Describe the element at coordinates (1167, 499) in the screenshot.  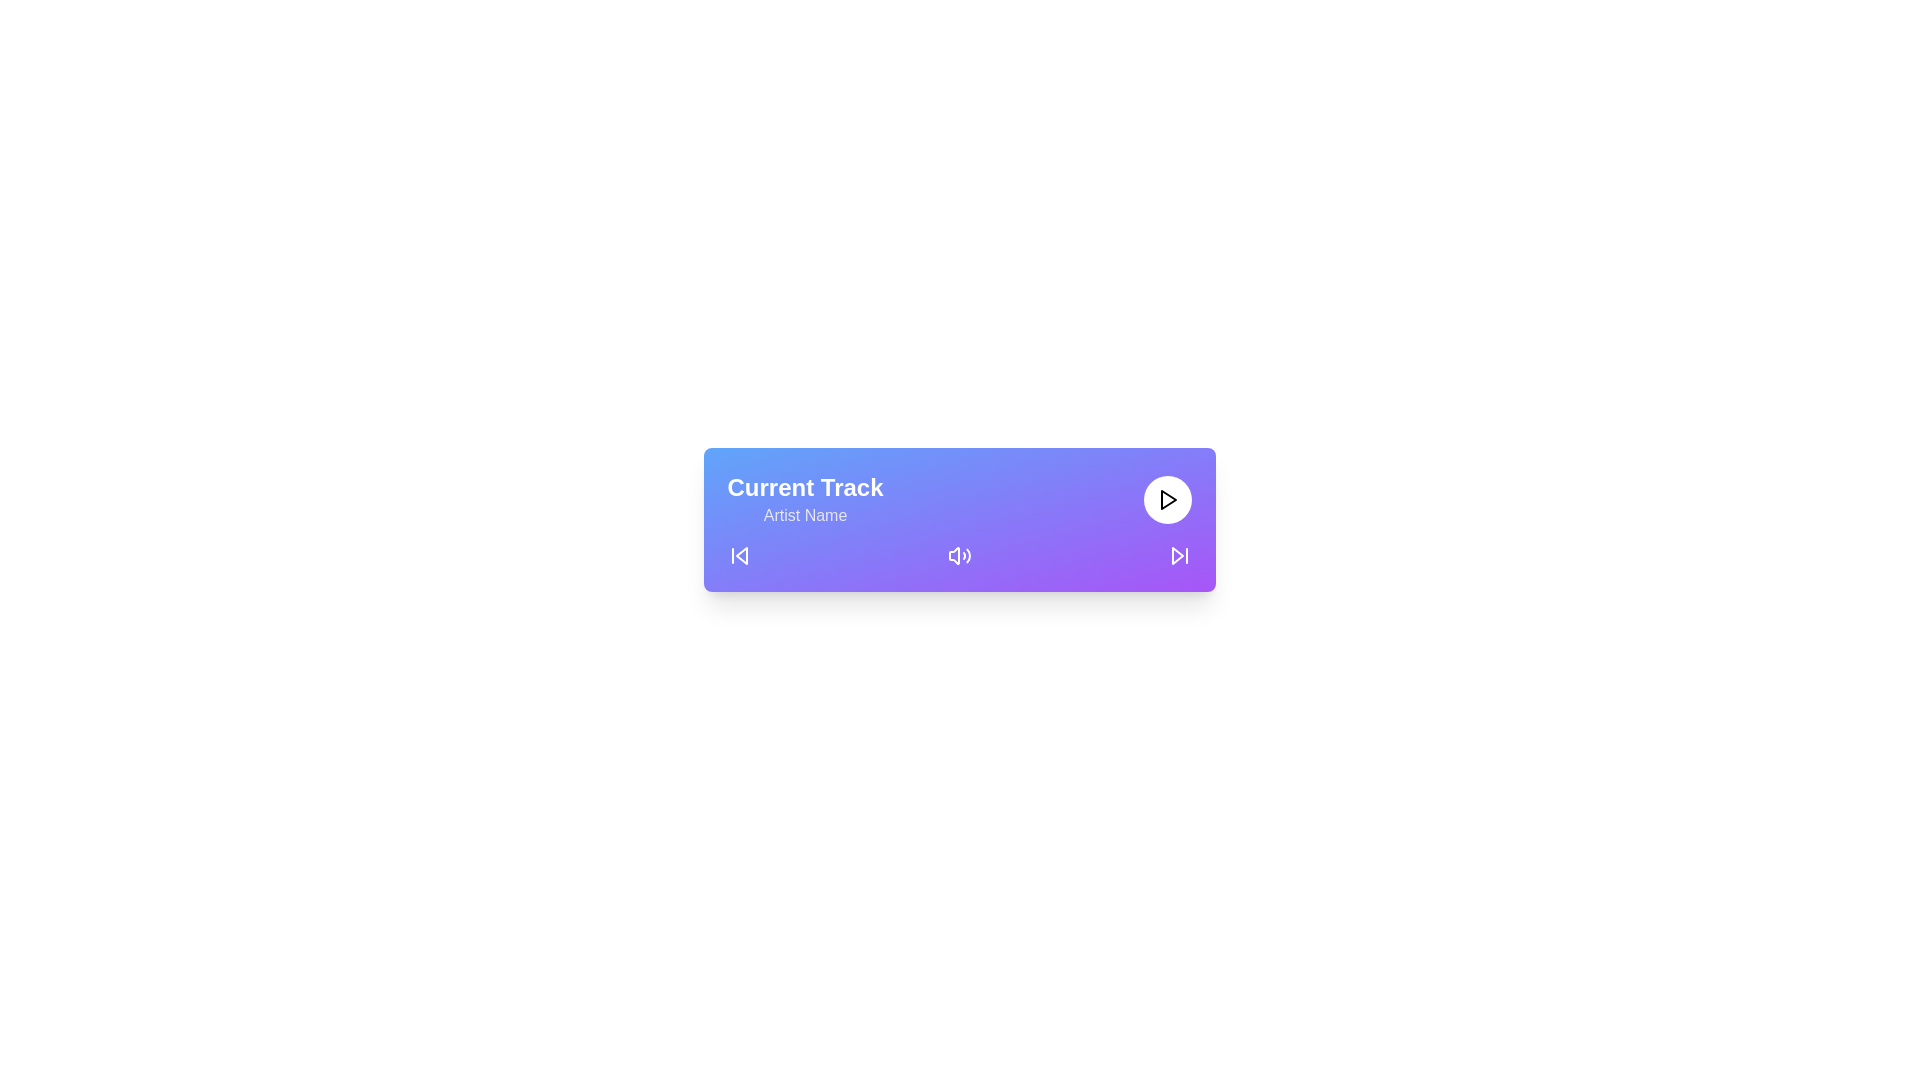
I see `the triangle button located on the rightmost side of the toolbar, which plays audio or a media track when clicked` at that location.